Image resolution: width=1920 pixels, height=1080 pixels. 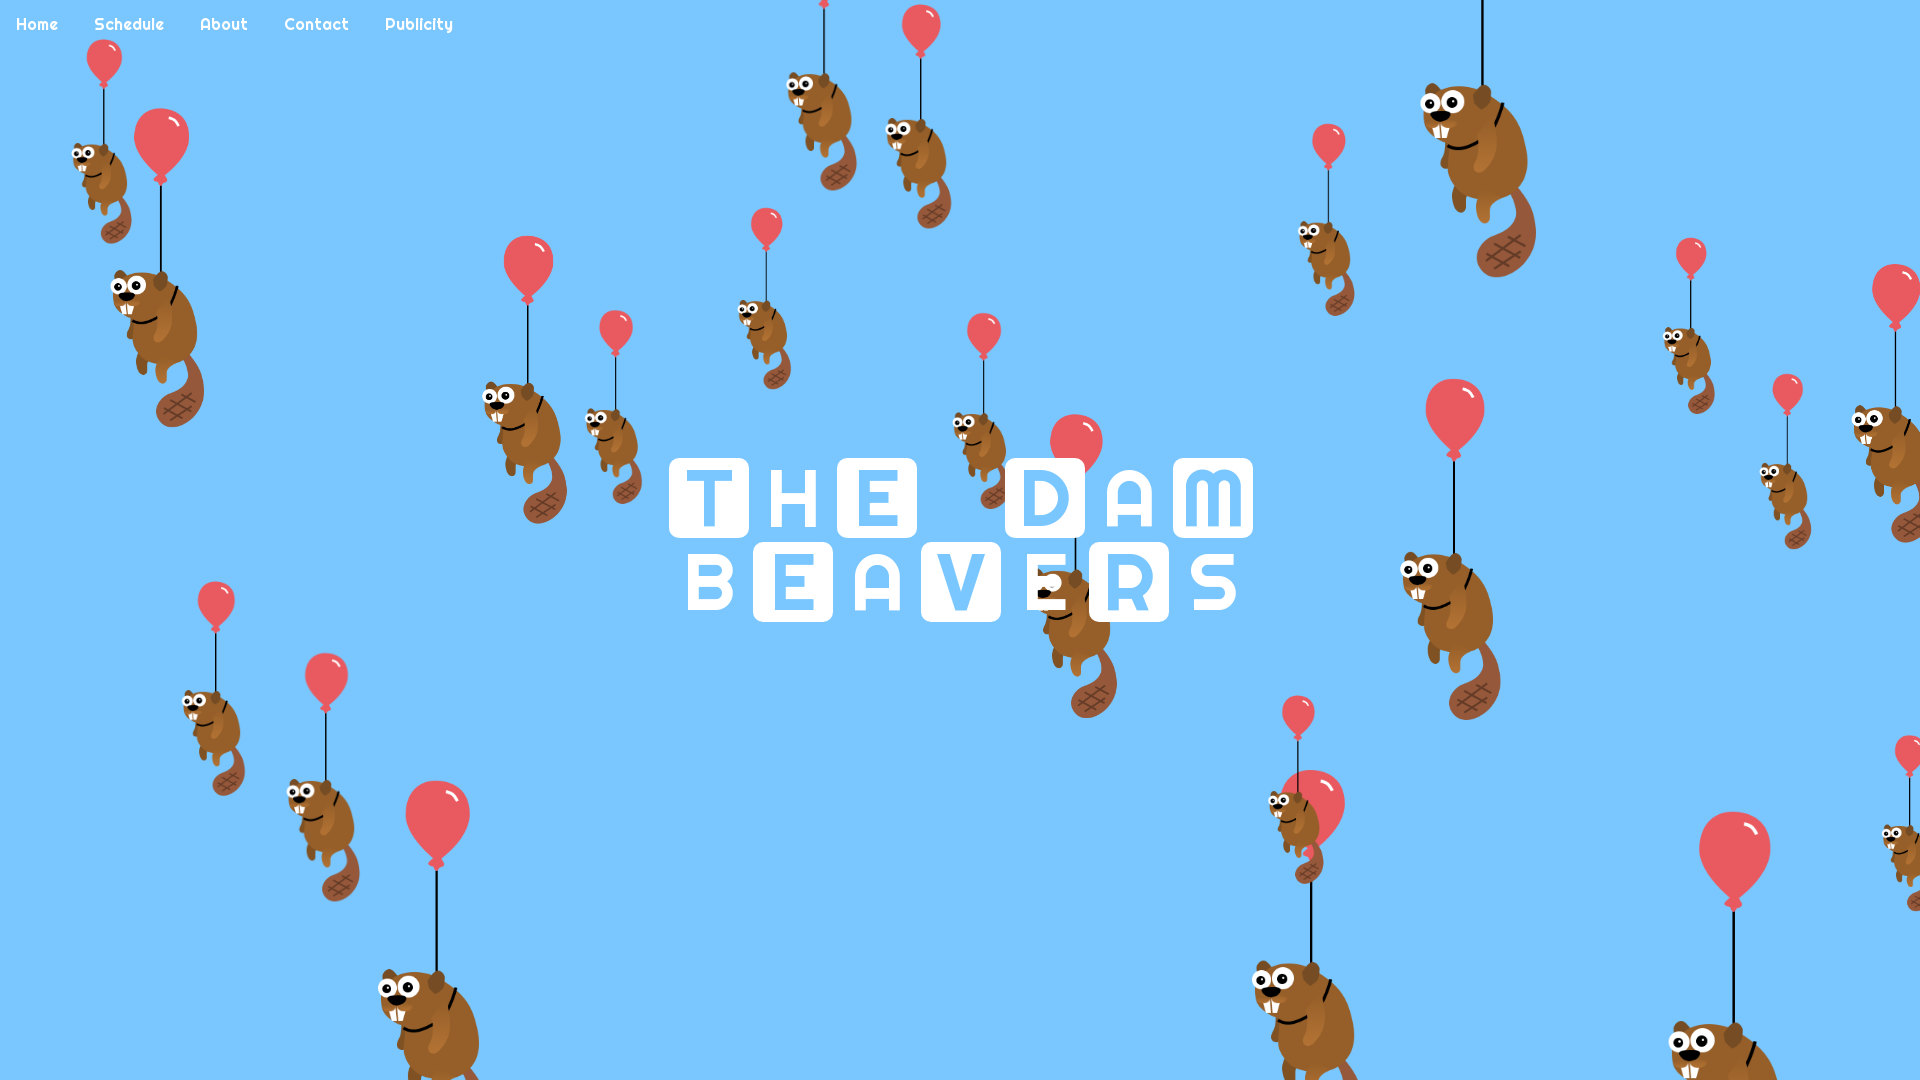 I want to click on 'Schedule', so click(x=128, y=24).